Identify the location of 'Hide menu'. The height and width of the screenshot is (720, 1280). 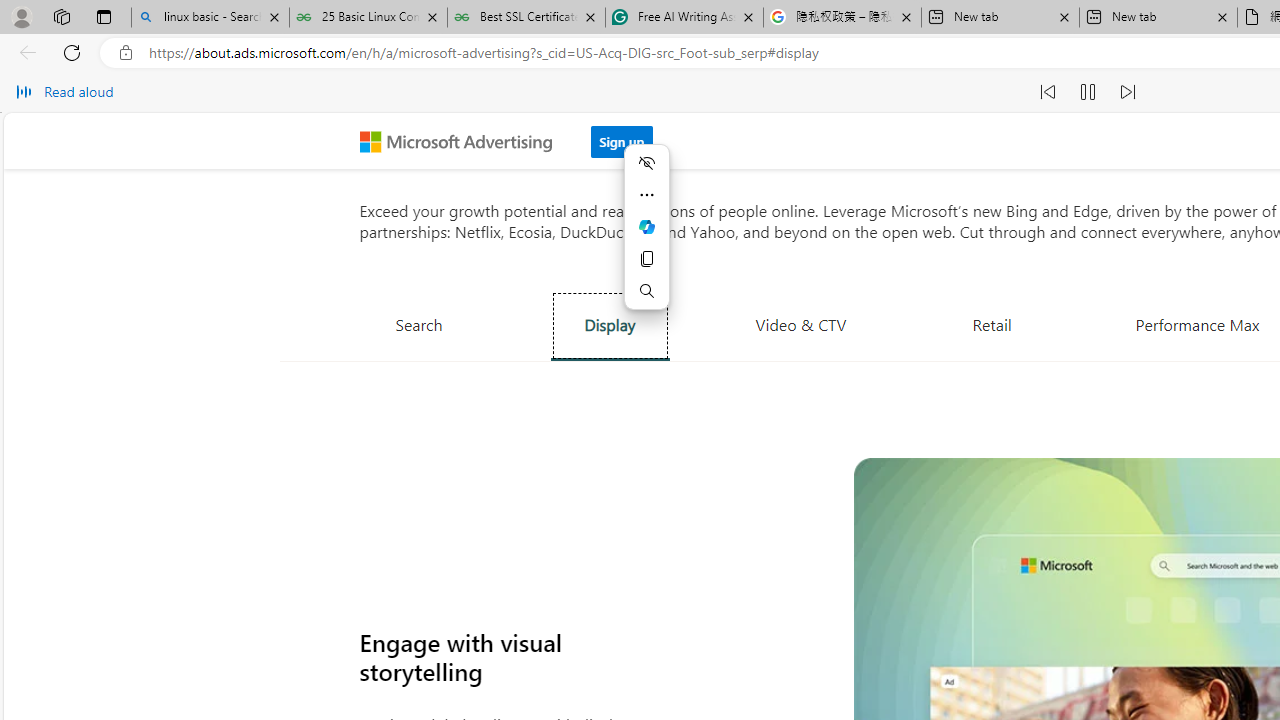
(647, 162).